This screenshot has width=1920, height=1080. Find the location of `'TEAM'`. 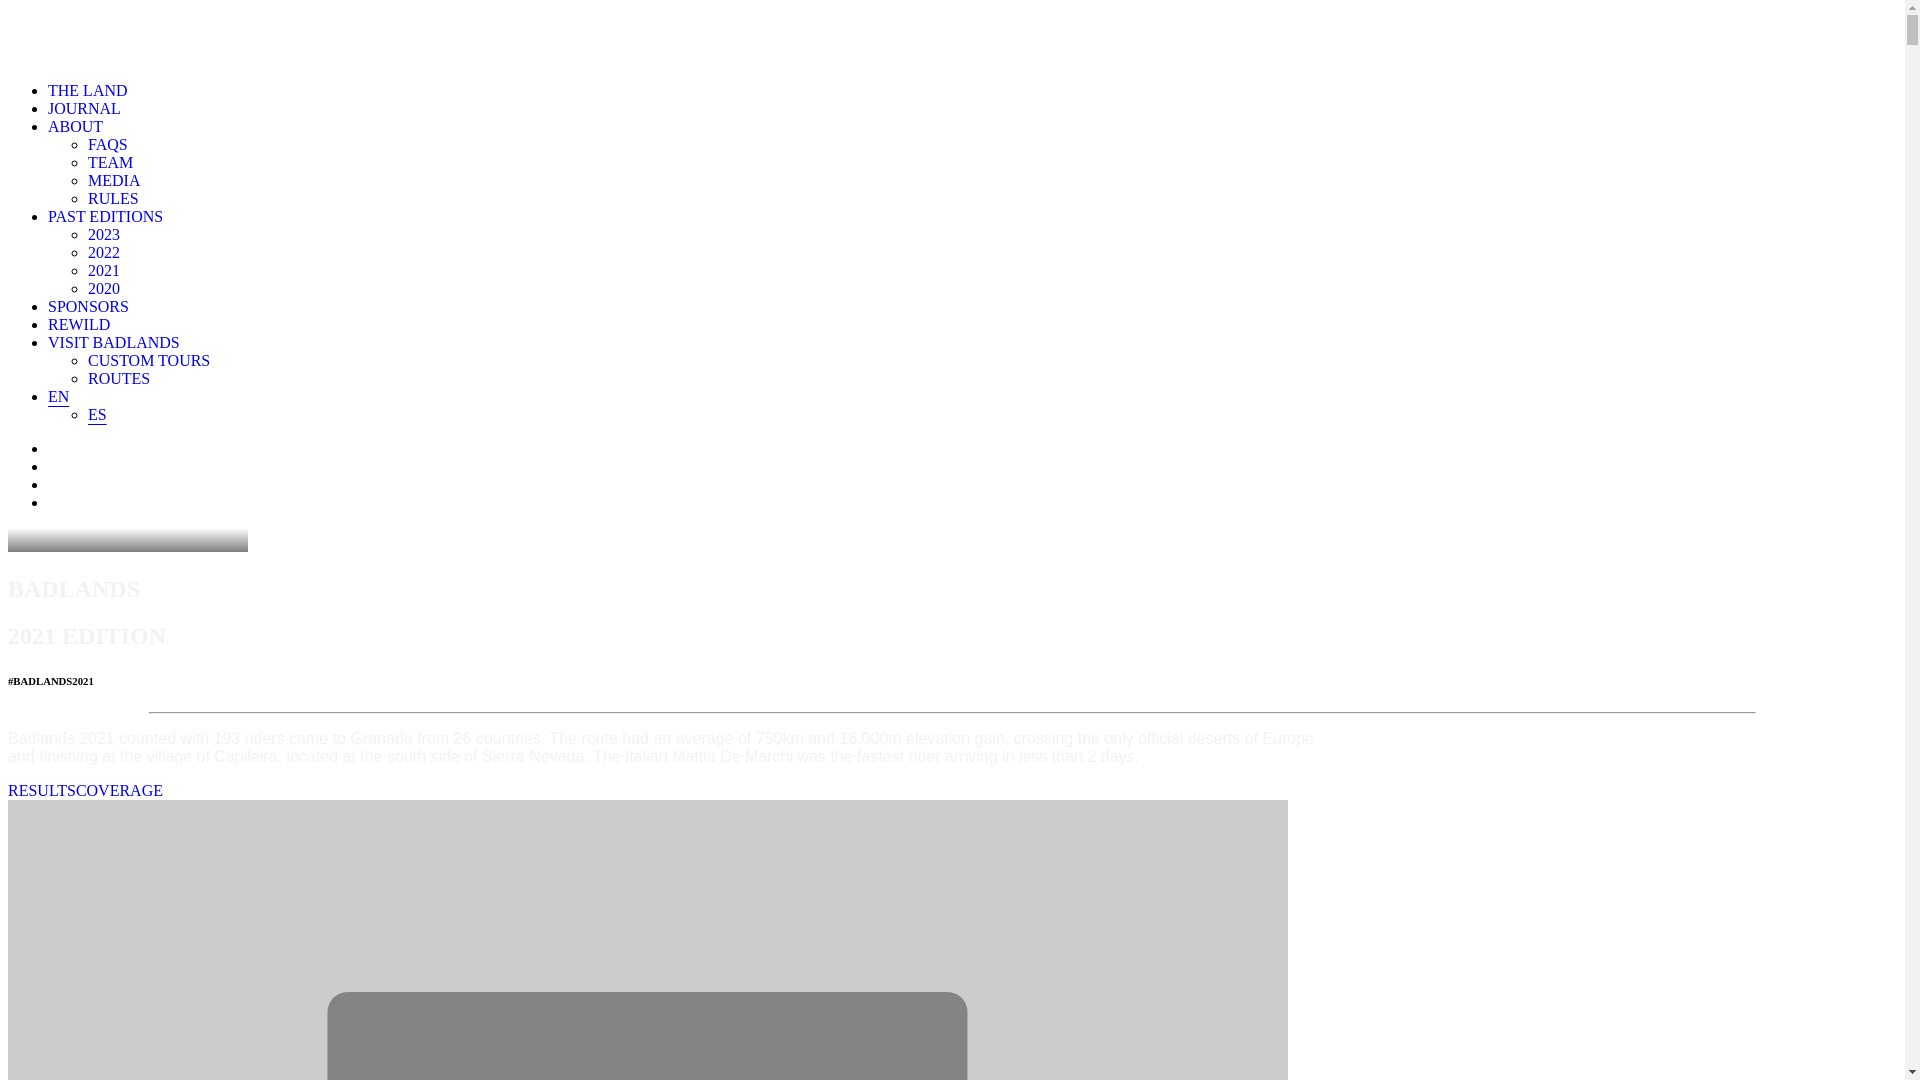

'TEAM' is located at coordinates (86, 161).